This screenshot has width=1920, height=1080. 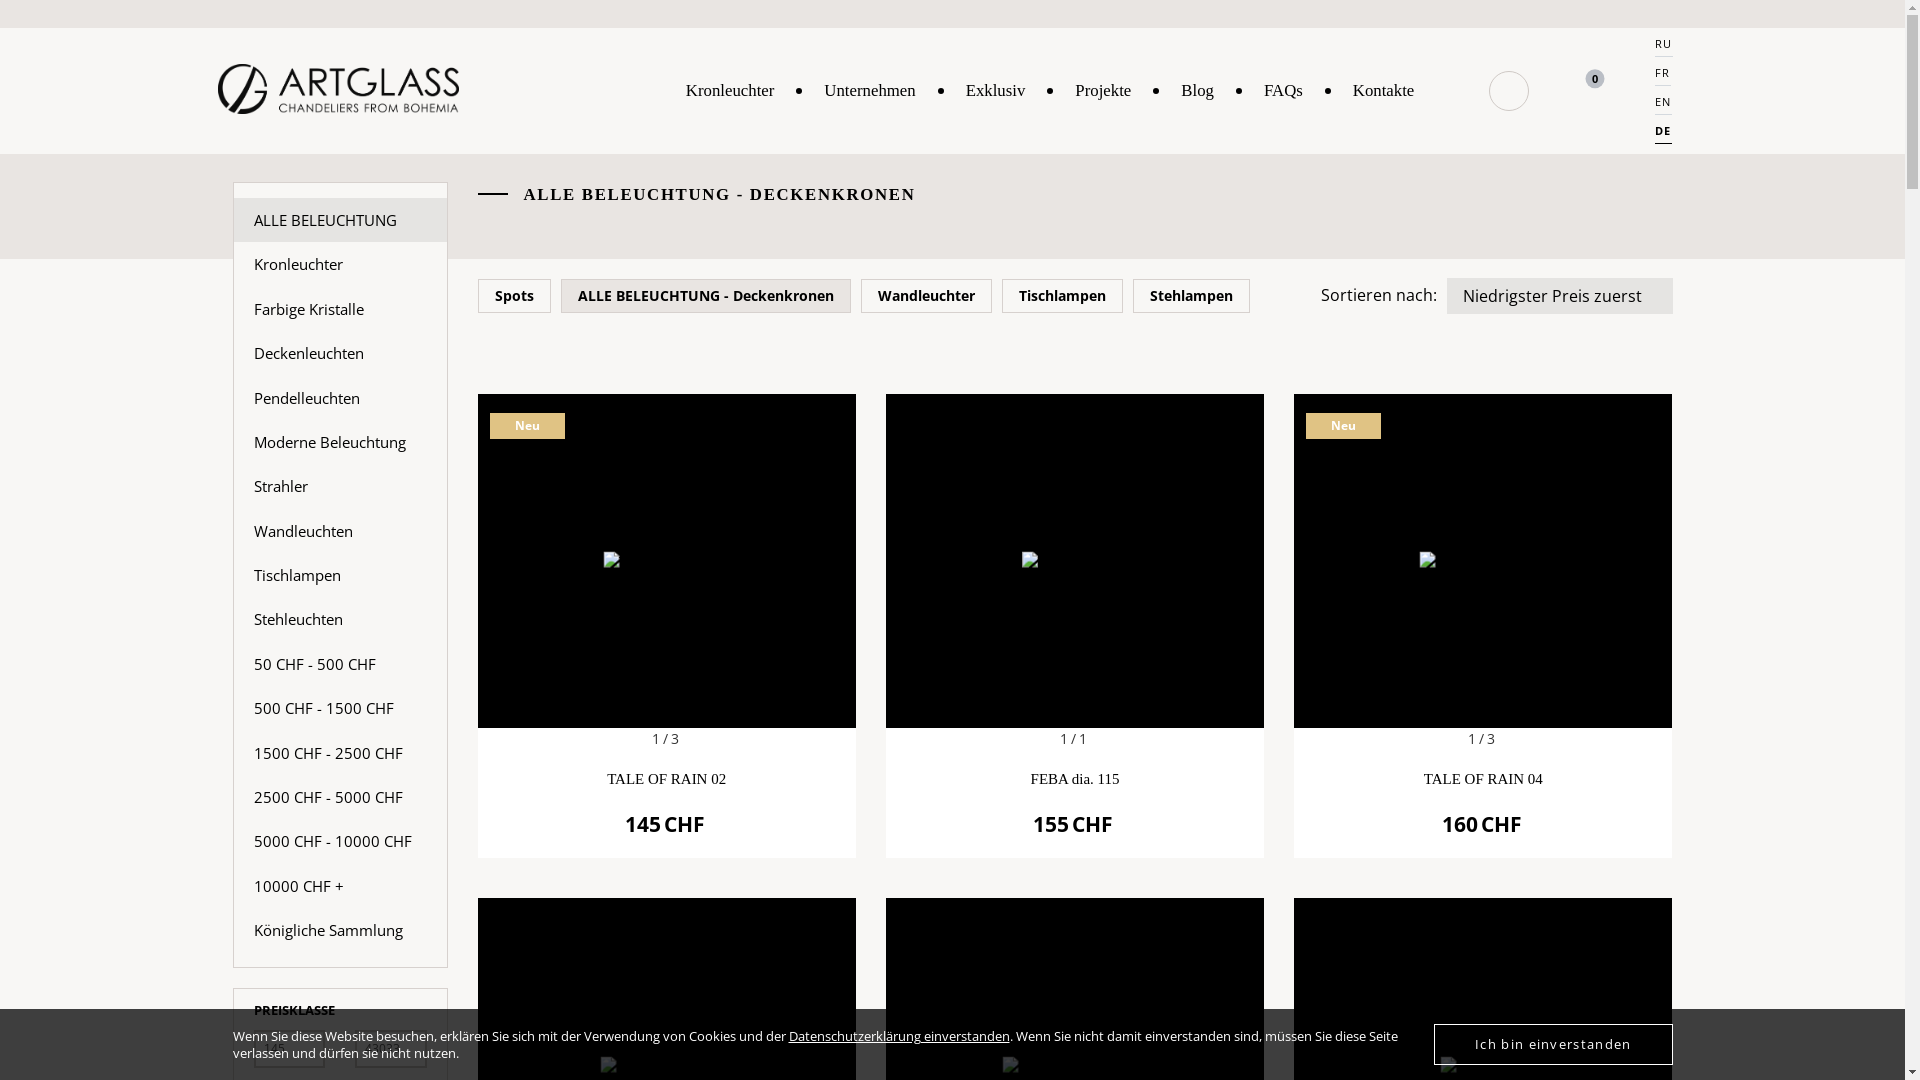 I want to click on 'Deckenleuchten', so click(x=340, y=352).